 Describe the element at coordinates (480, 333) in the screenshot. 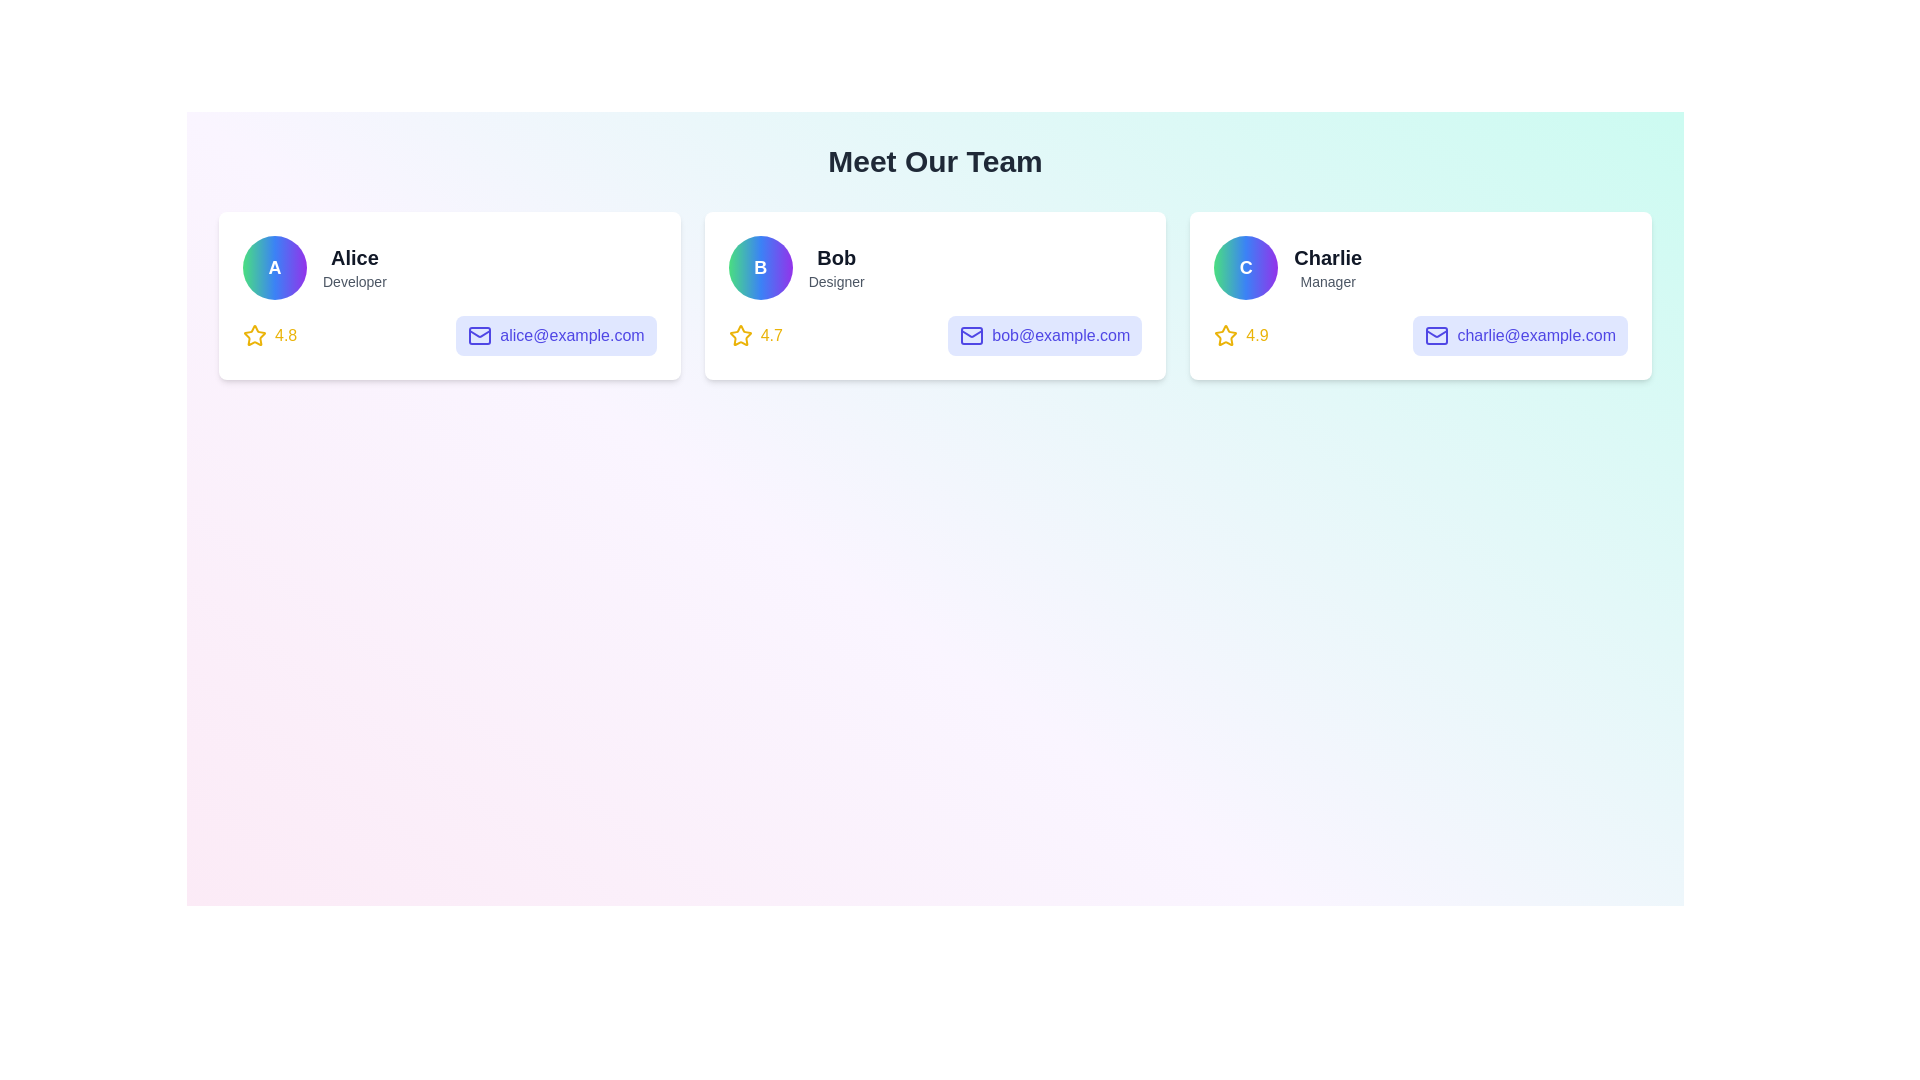

I see `the inner diagonal line forming the 'V' shape in the envelope icon located in the second card of the 'Meet Our Team' section, adjacent to the text 'bob@example.com'` at that location.